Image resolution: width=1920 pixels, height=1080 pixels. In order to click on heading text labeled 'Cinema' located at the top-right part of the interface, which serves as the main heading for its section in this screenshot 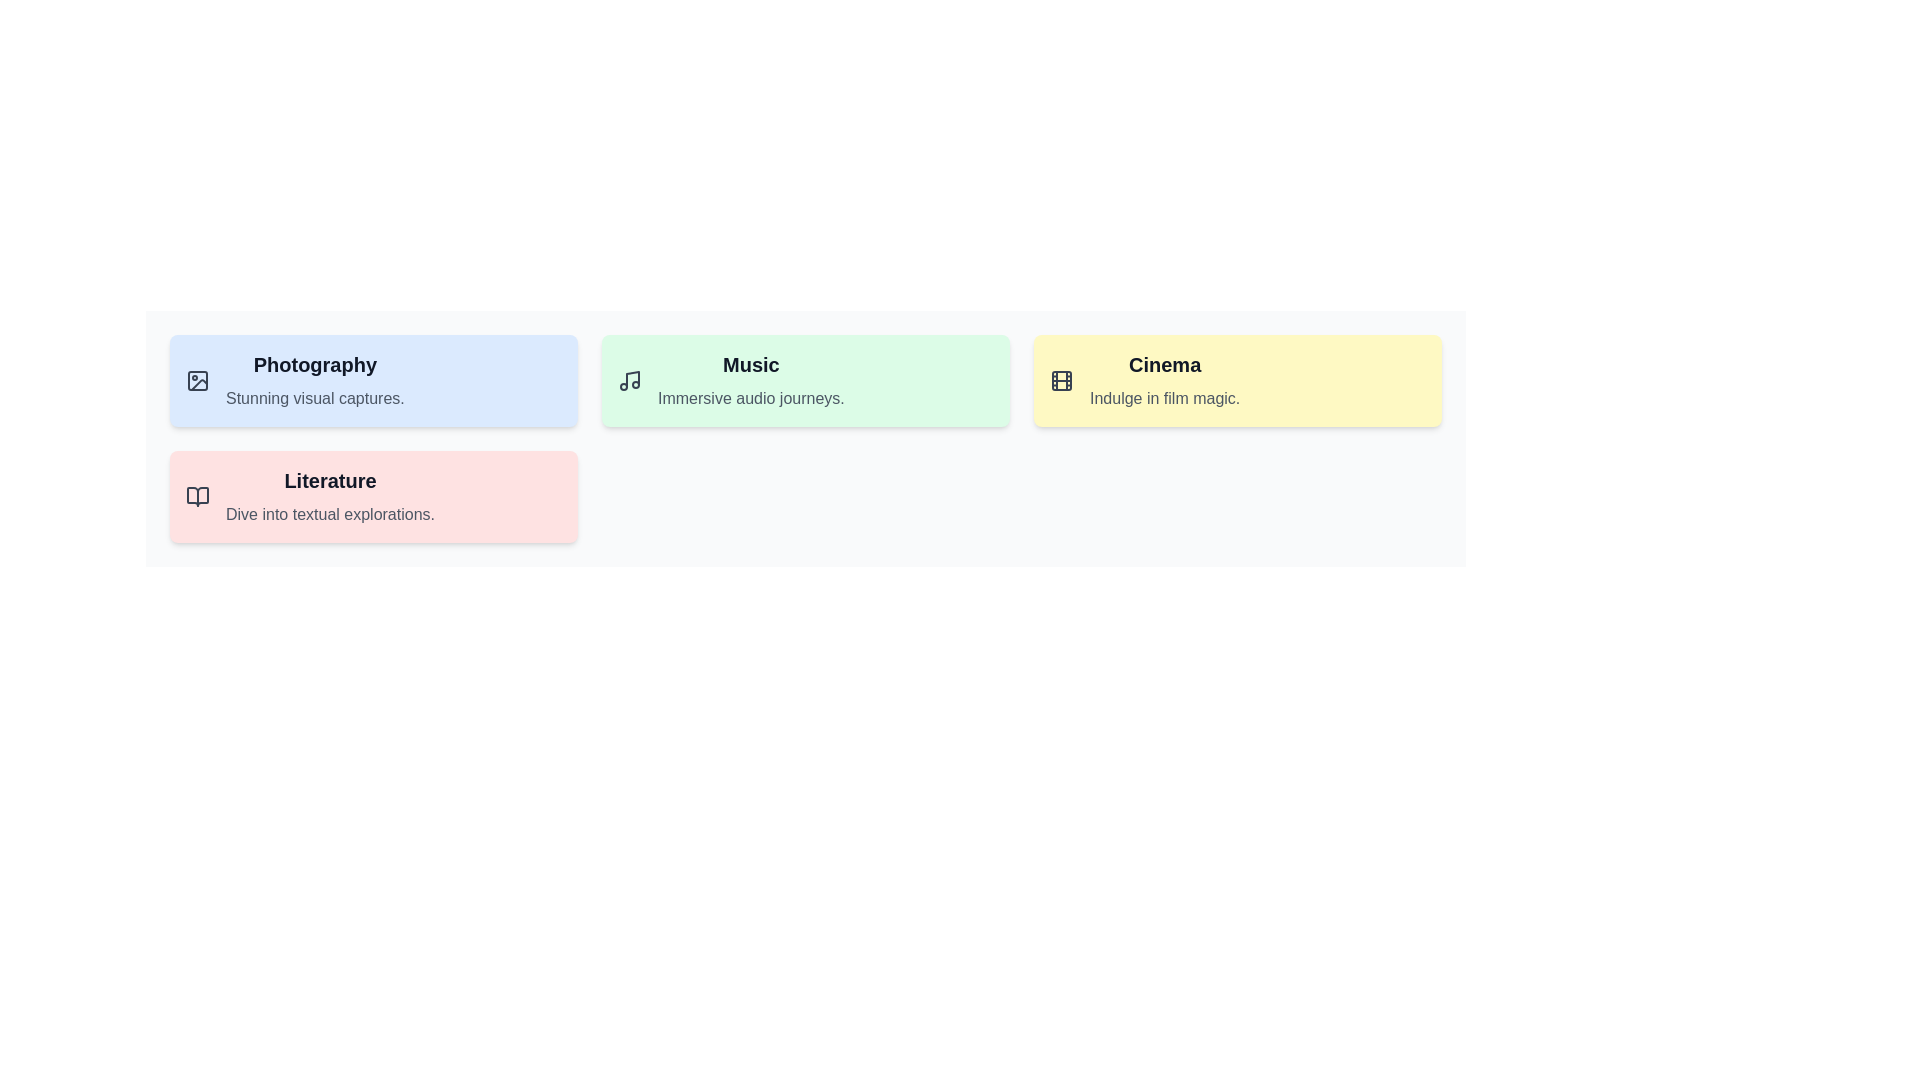, I will do `click(1165, 365)`.